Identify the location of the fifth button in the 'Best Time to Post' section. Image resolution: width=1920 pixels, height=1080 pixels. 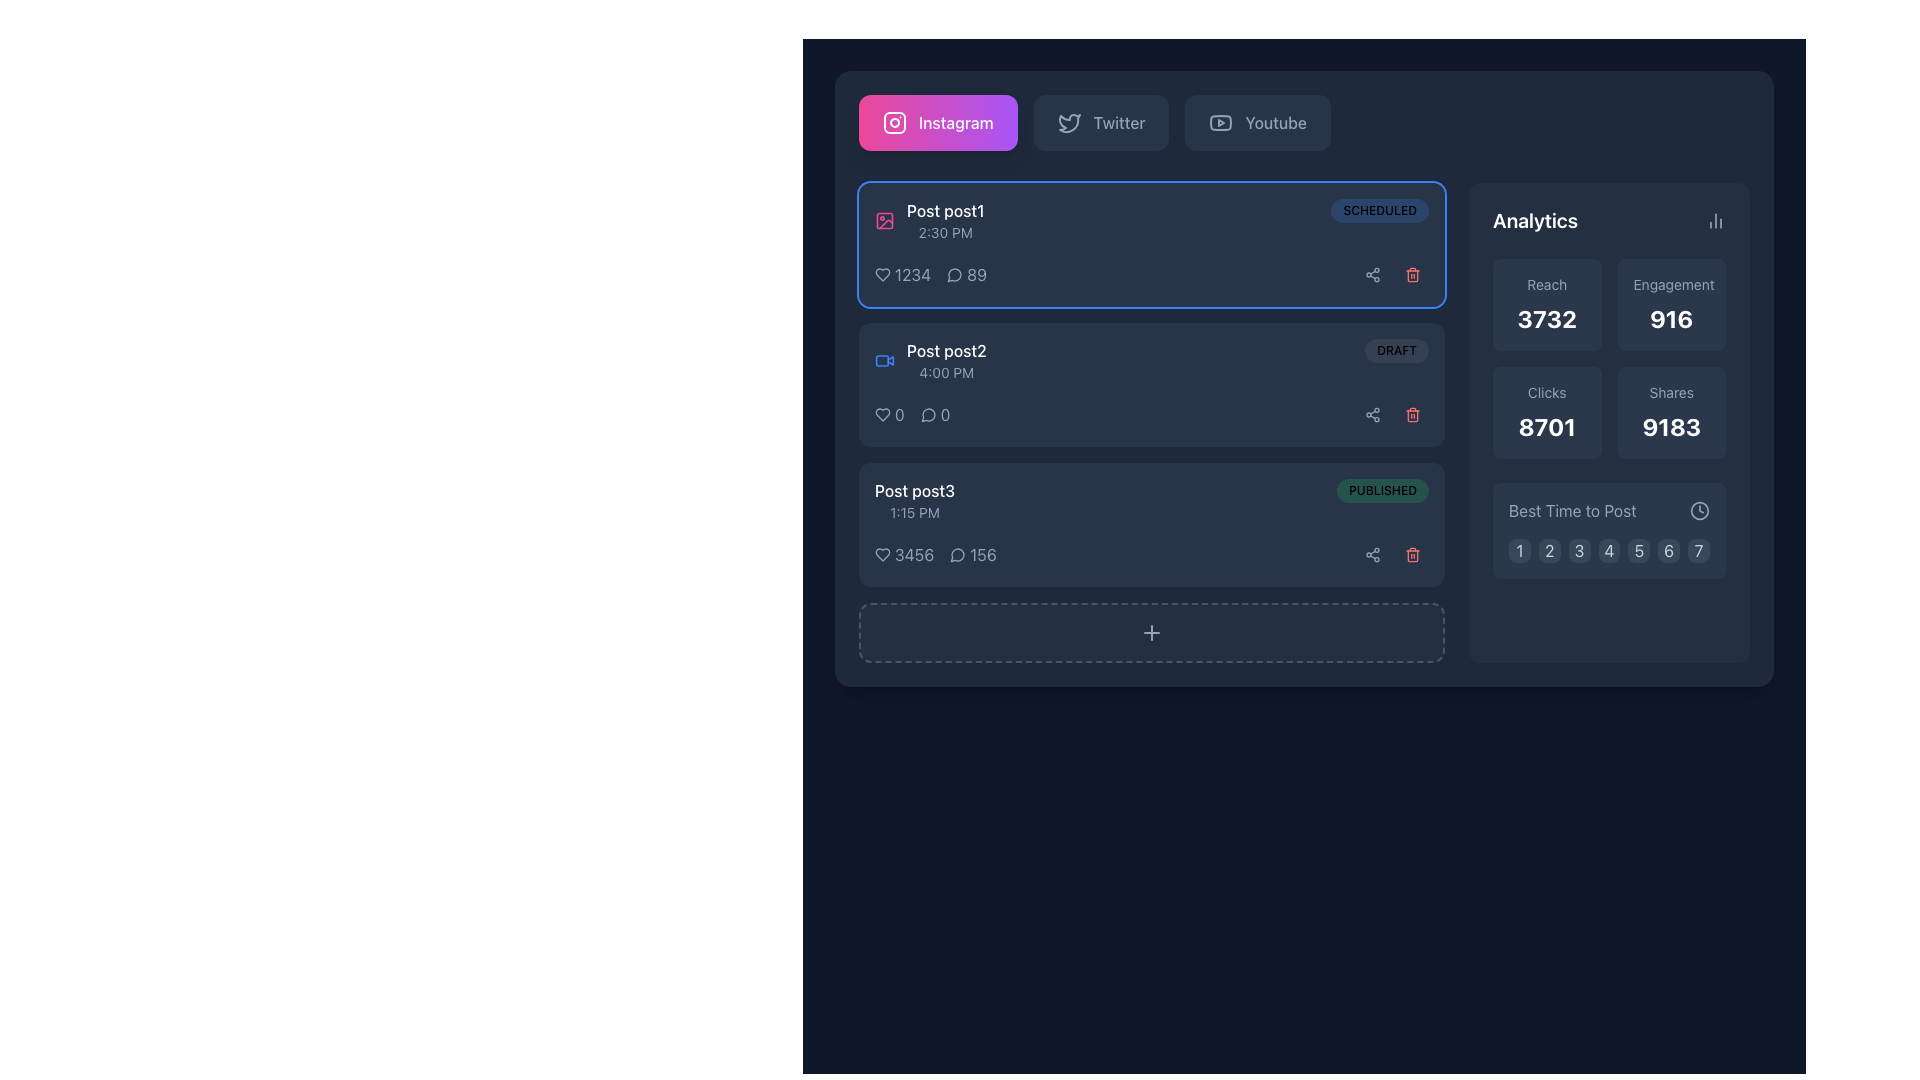
(1638, 551).